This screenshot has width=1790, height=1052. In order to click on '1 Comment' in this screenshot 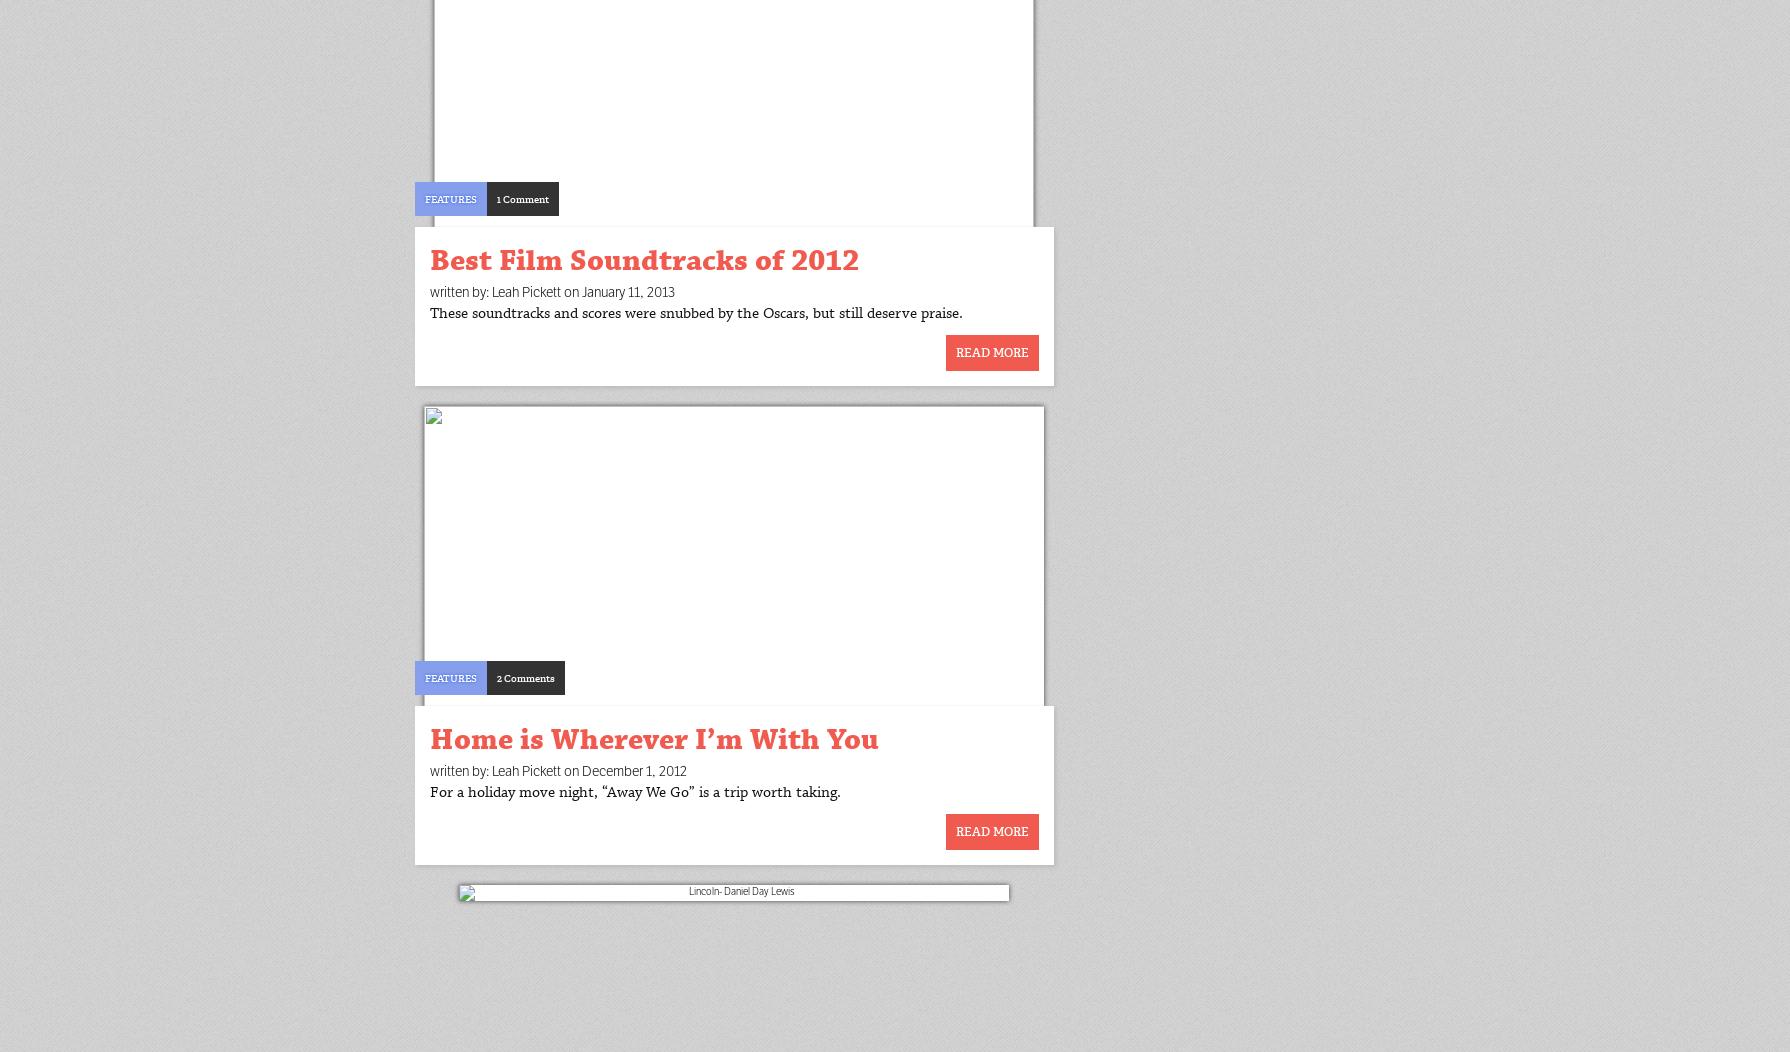, I will do `click(522, 197)`.